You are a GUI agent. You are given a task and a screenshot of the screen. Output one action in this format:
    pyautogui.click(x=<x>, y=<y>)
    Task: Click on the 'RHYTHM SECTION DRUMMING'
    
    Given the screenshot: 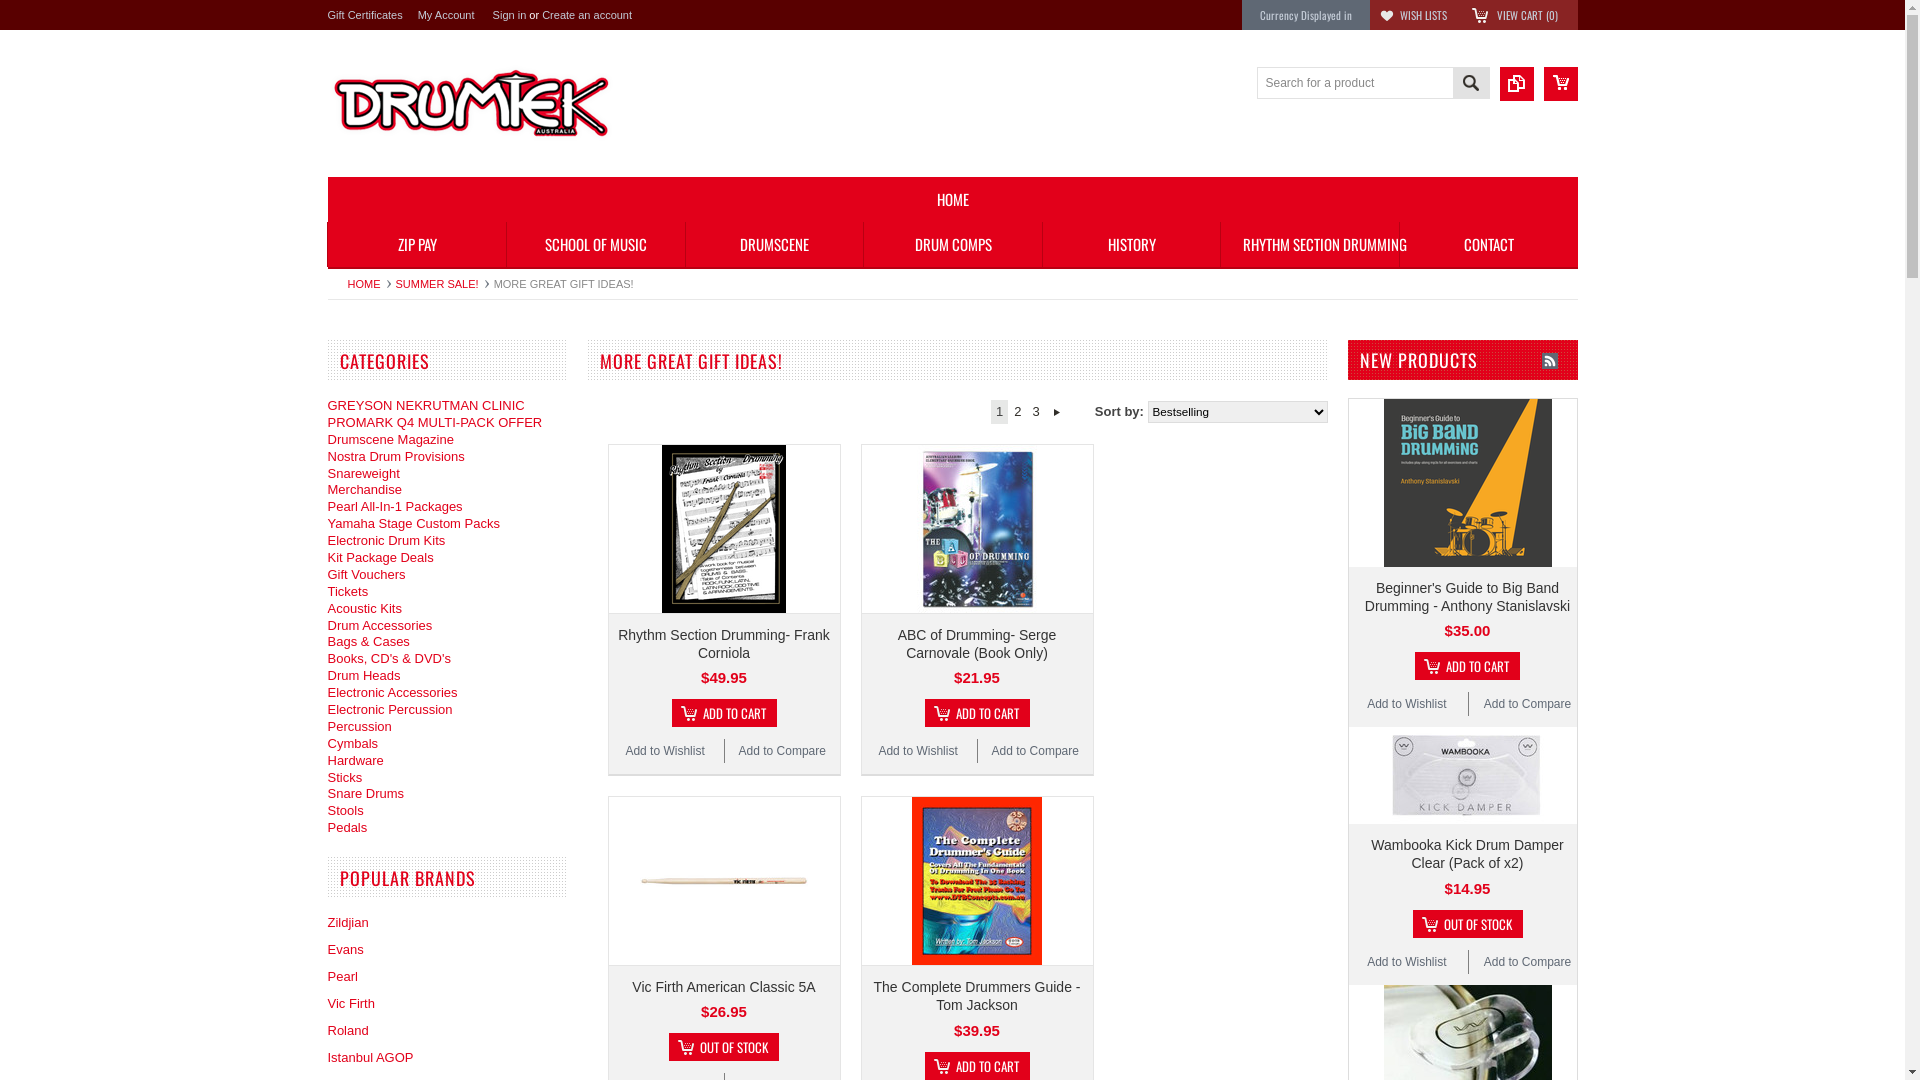 What is the action you would take?
    pyautogui.click(x=1309, y=243)
    